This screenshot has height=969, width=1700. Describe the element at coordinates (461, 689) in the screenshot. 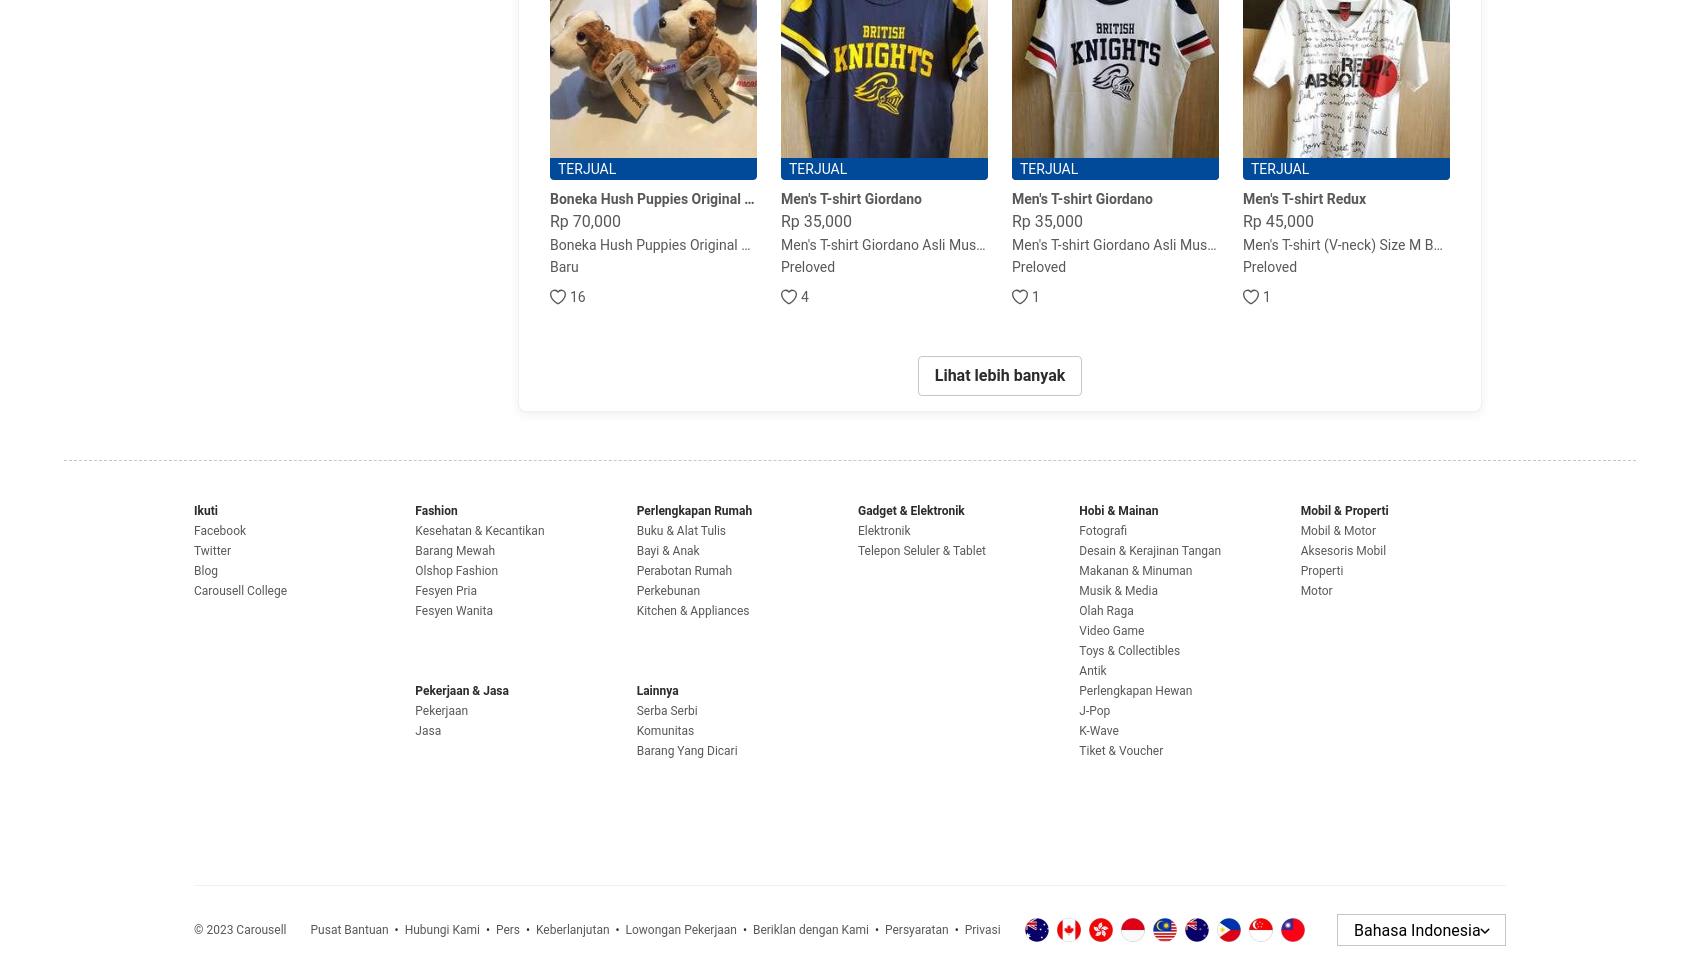

I see `'Pekerjaan & Jasa'` at that location.